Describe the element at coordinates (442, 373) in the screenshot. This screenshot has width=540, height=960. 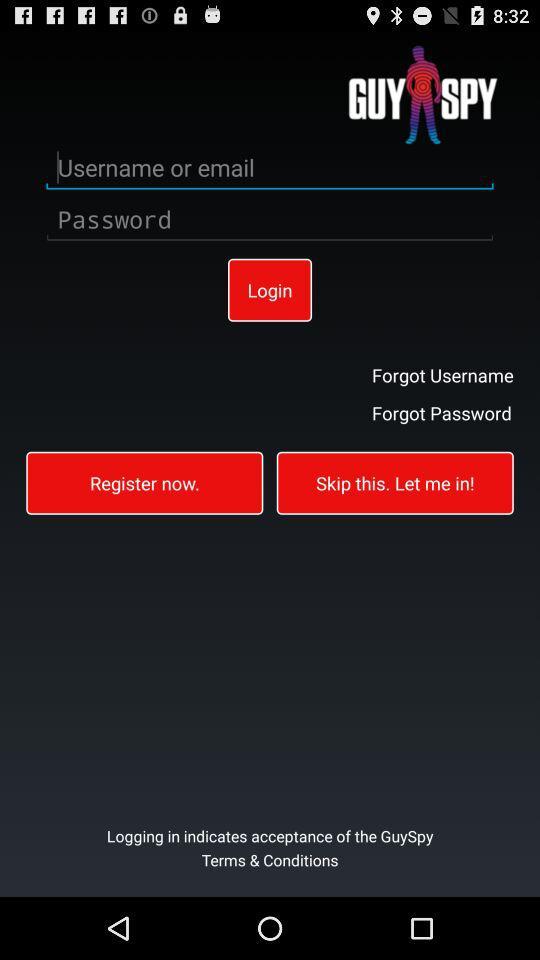
I see `forgot username` at that location.